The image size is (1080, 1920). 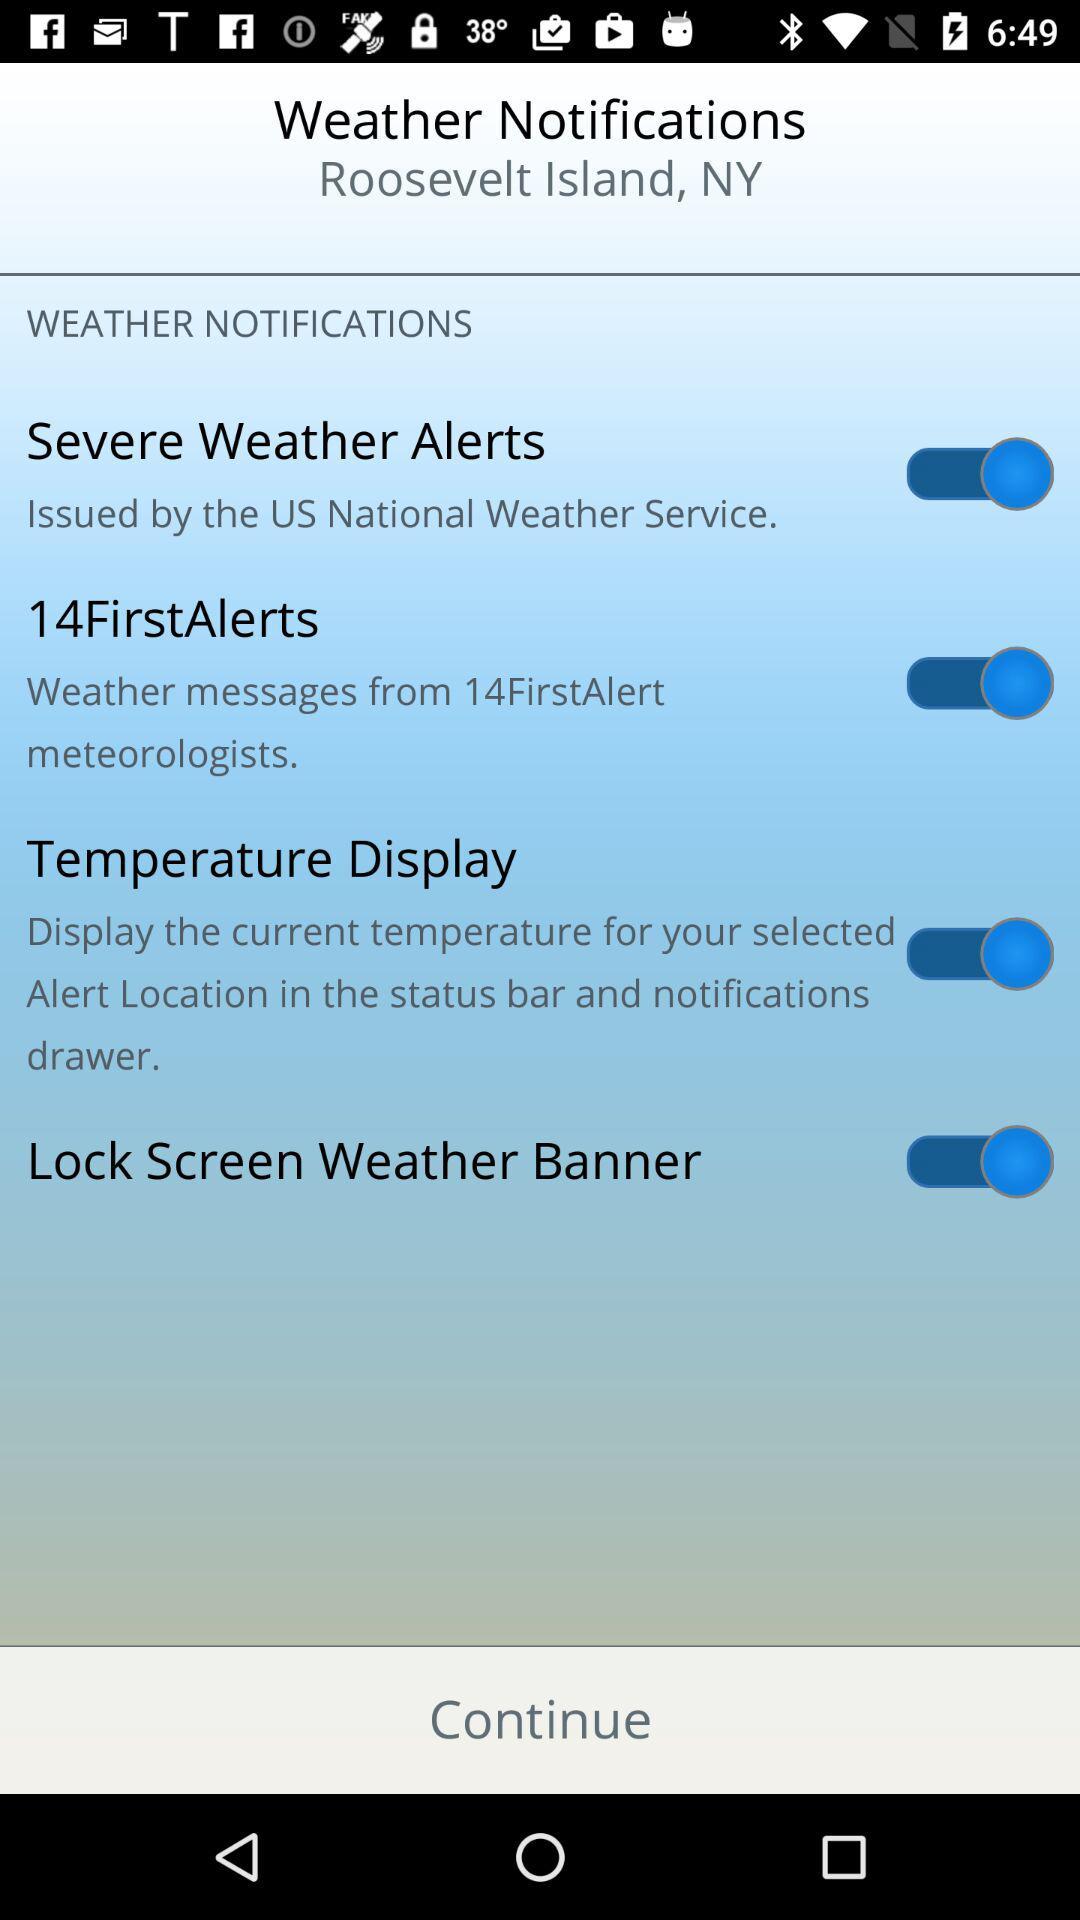 What do you see at coordinates (540, 149) in the screenshot?
I see `the text which is above weather notifications` at bounding box center [540, 149].